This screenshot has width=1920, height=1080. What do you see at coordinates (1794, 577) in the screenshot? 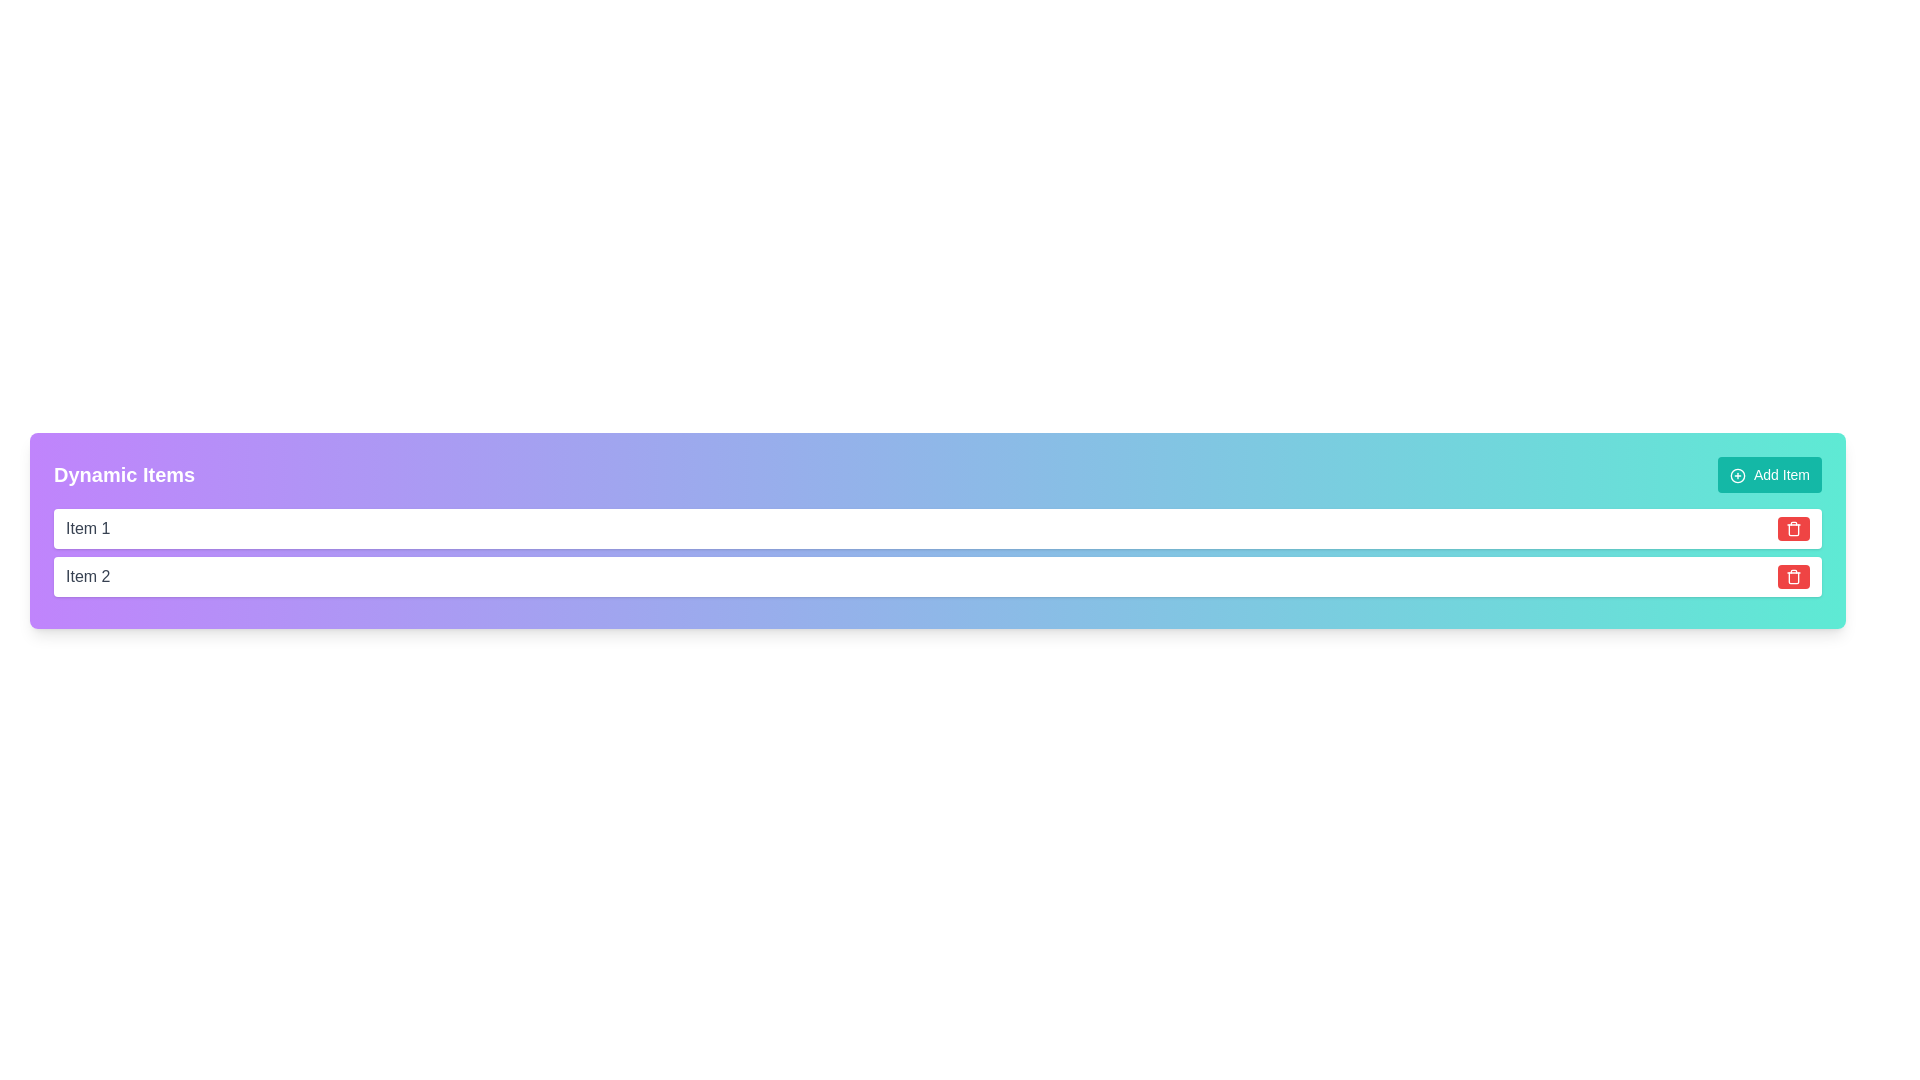
I see `the delete icon located on the right side of the list row labeled 'Item 2'` at bounding box center [1794, 577].